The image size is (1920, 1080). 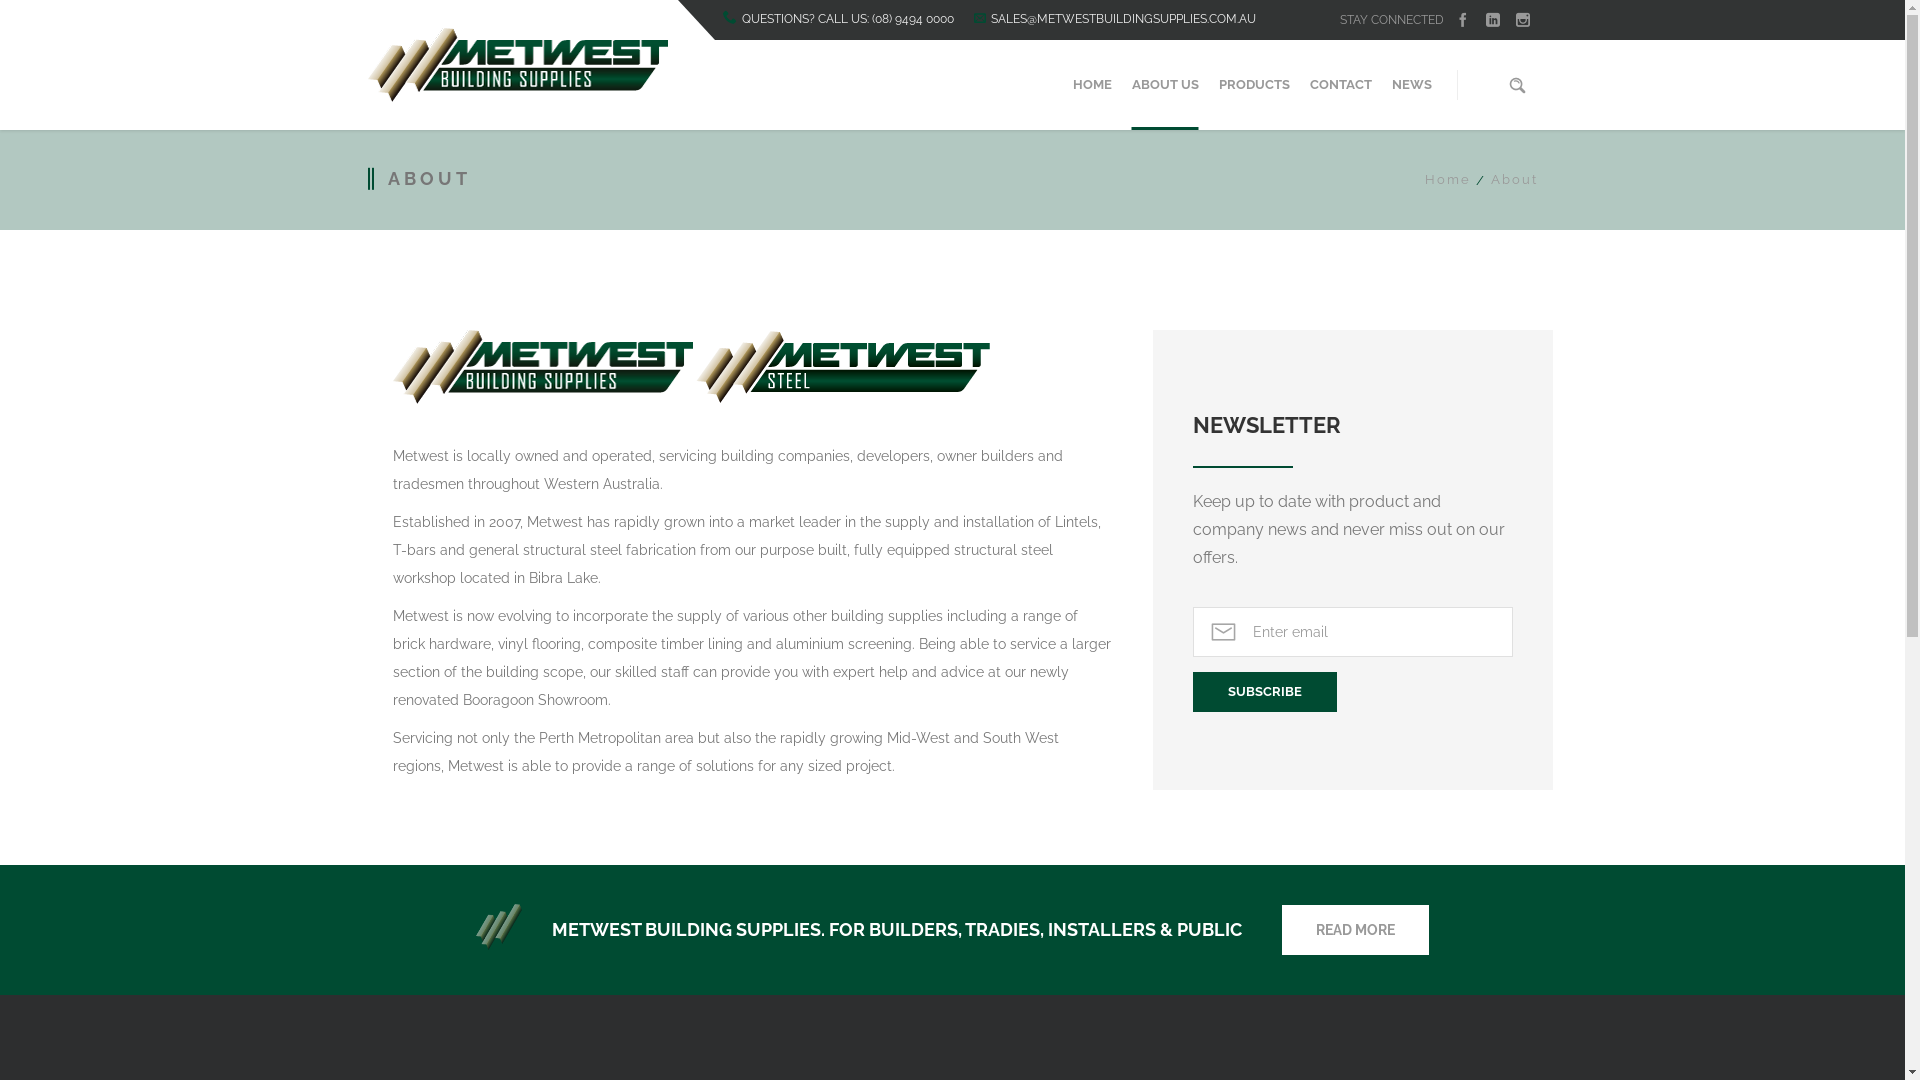 What do you see at coordinates (1492, 19) in the screenshot?
I see `'linkedin'` at bounding box center [1492, 19].